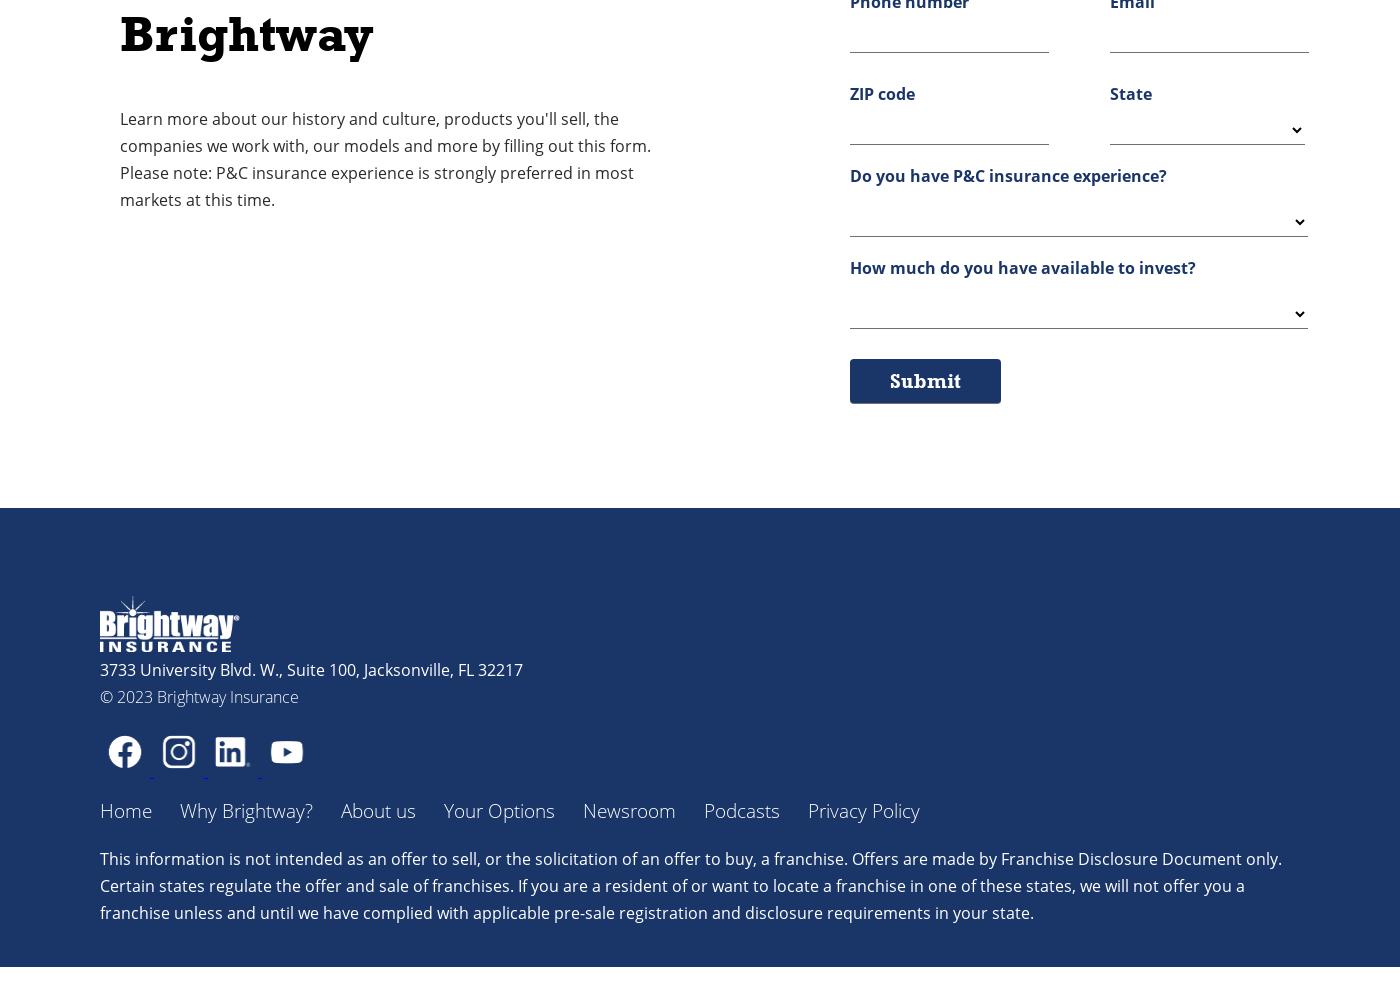 The width and height of the screenshot is (1400, 988). Describe the element at coordinates (742, 810) in the screenshot. I see `'Podcasts'` at that location.